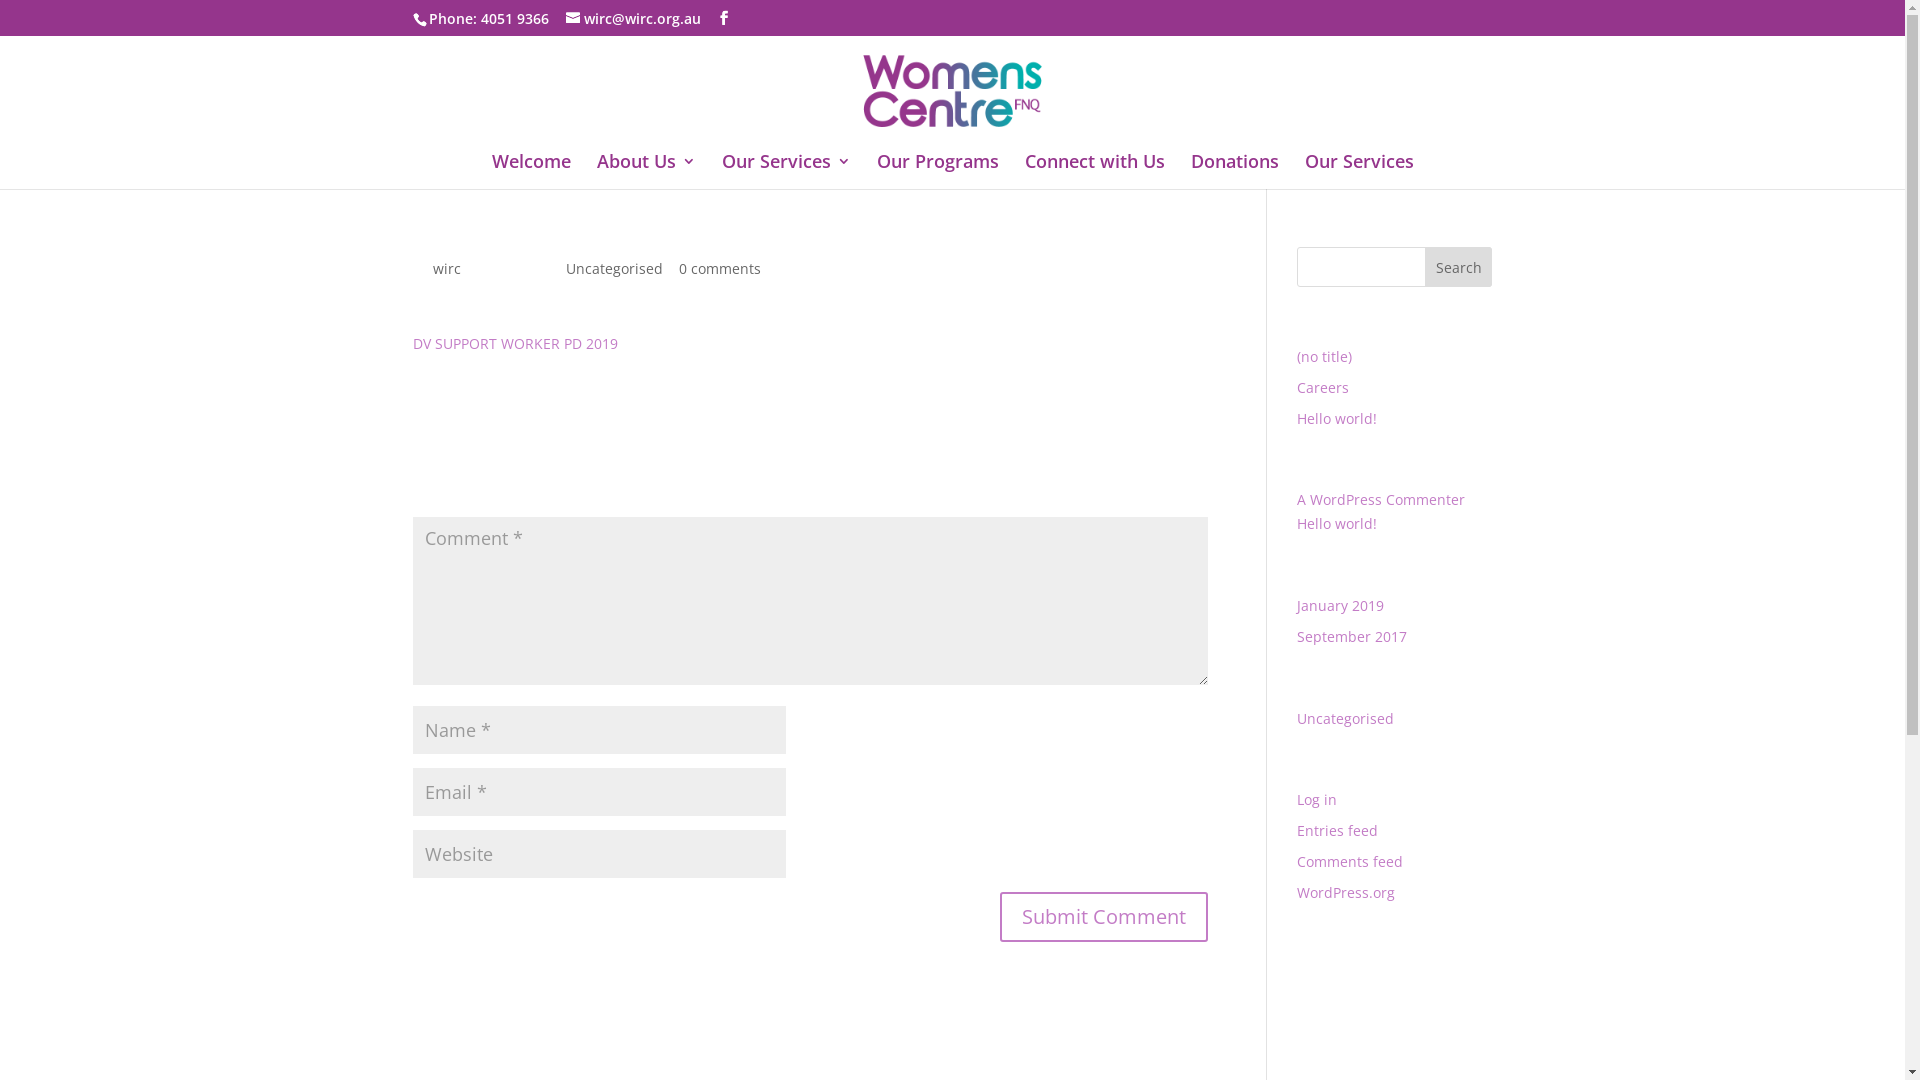  Describe the element at coordinates (719, 267) in the screenshot. I see `'0 comments'` at that location.